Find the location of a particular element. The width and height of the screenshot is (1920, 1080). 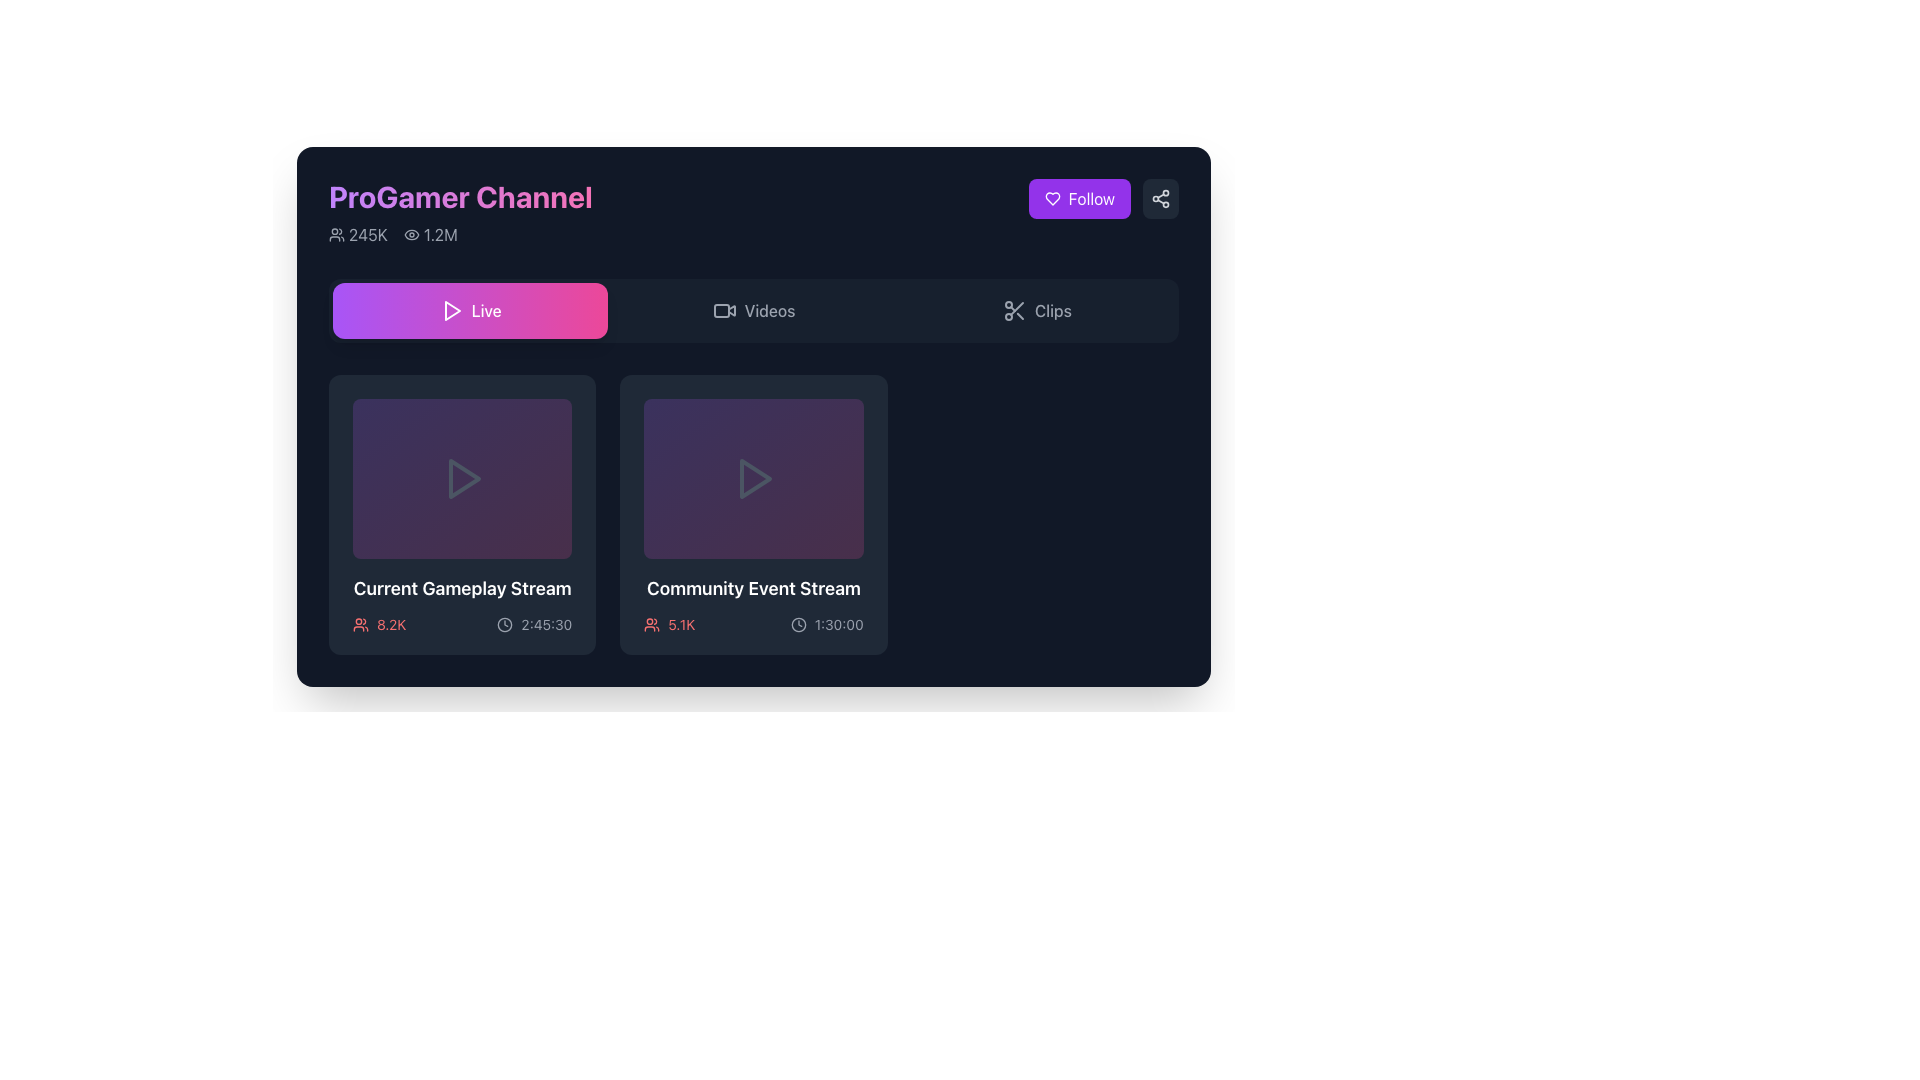

the interactive card for video or stream content located in the top-left corner of the grid layout is located at coordinates (461, 514).